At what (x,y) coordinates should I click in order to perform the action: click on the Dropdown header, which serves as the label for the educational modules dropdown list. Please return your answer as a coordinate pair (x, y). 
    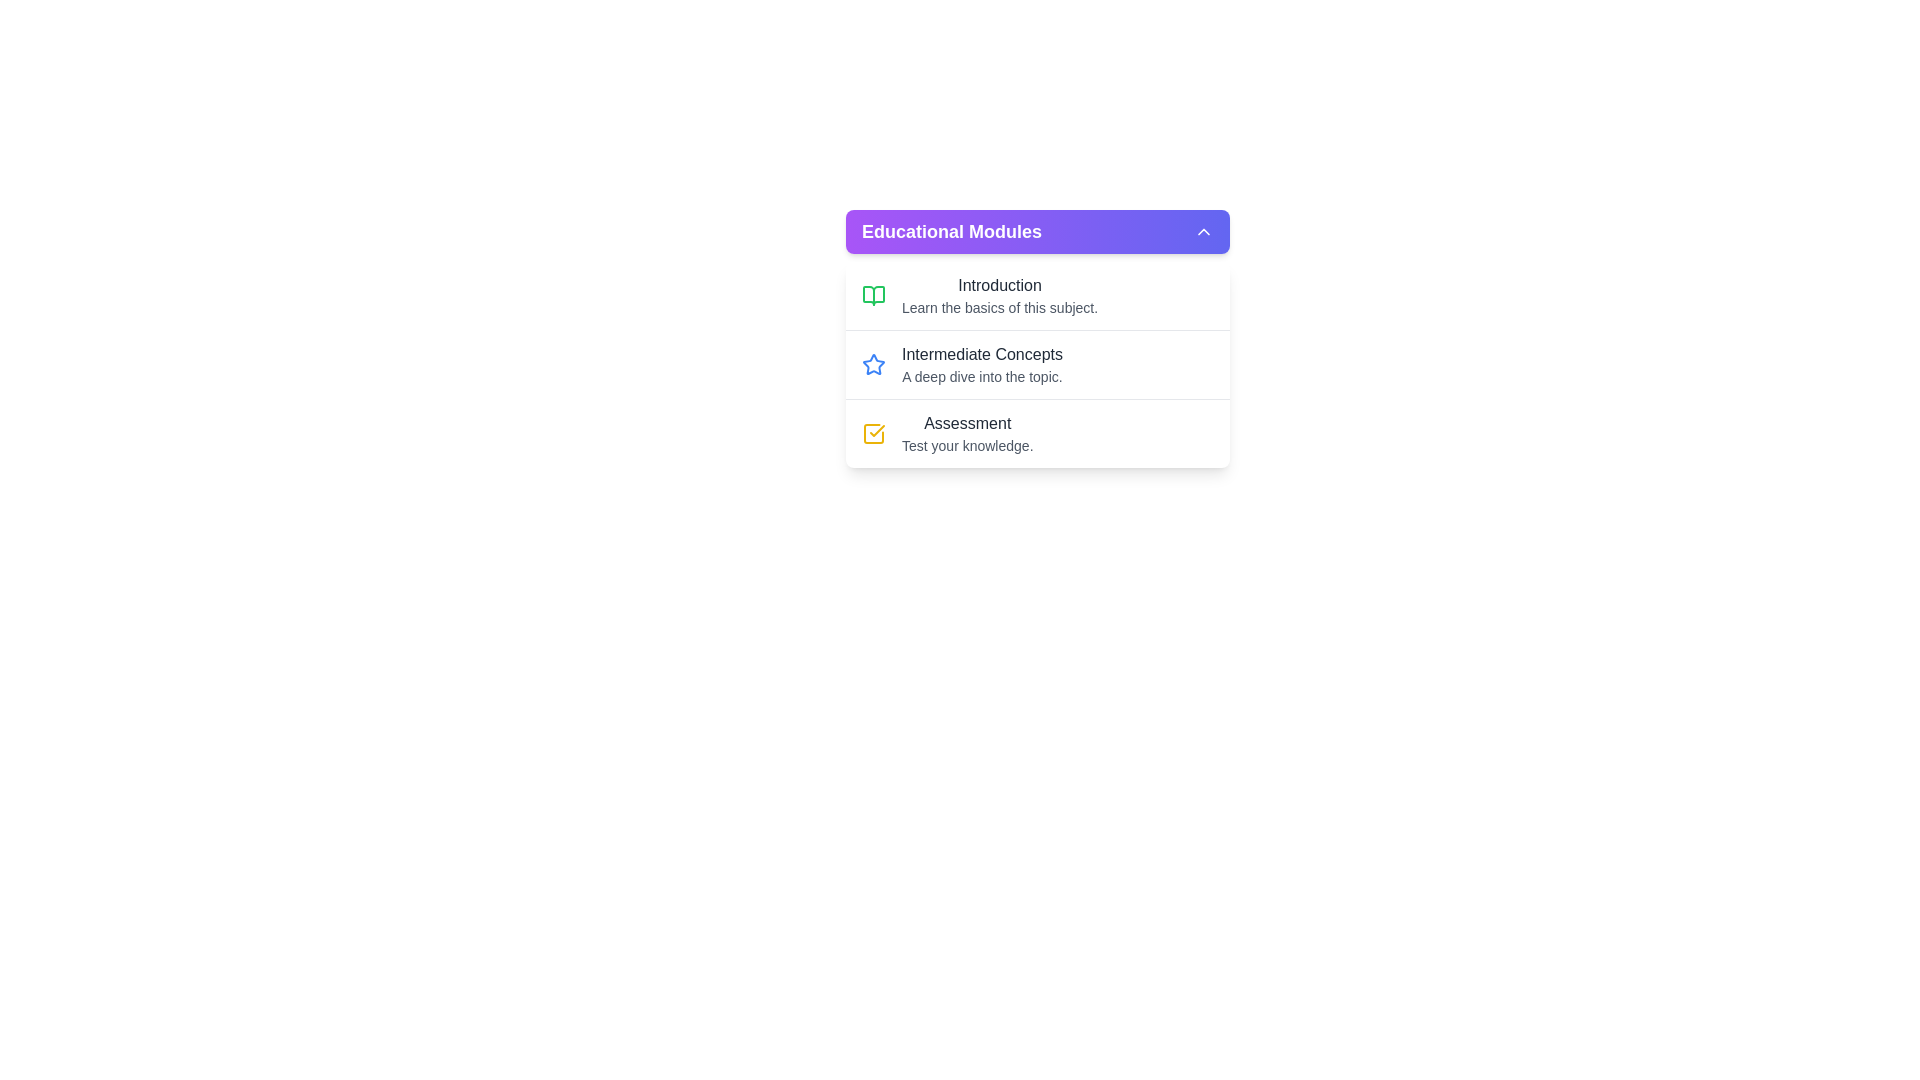
    Looking at the image, I should click on (1037, 230).